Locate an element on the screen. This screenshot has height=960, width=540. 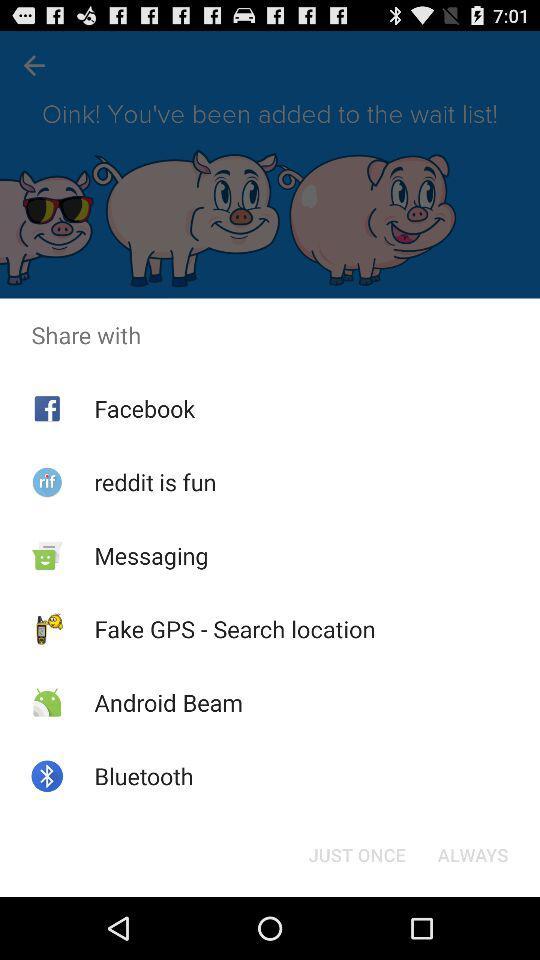
item above android beam item is located at coordinates (234, 628).